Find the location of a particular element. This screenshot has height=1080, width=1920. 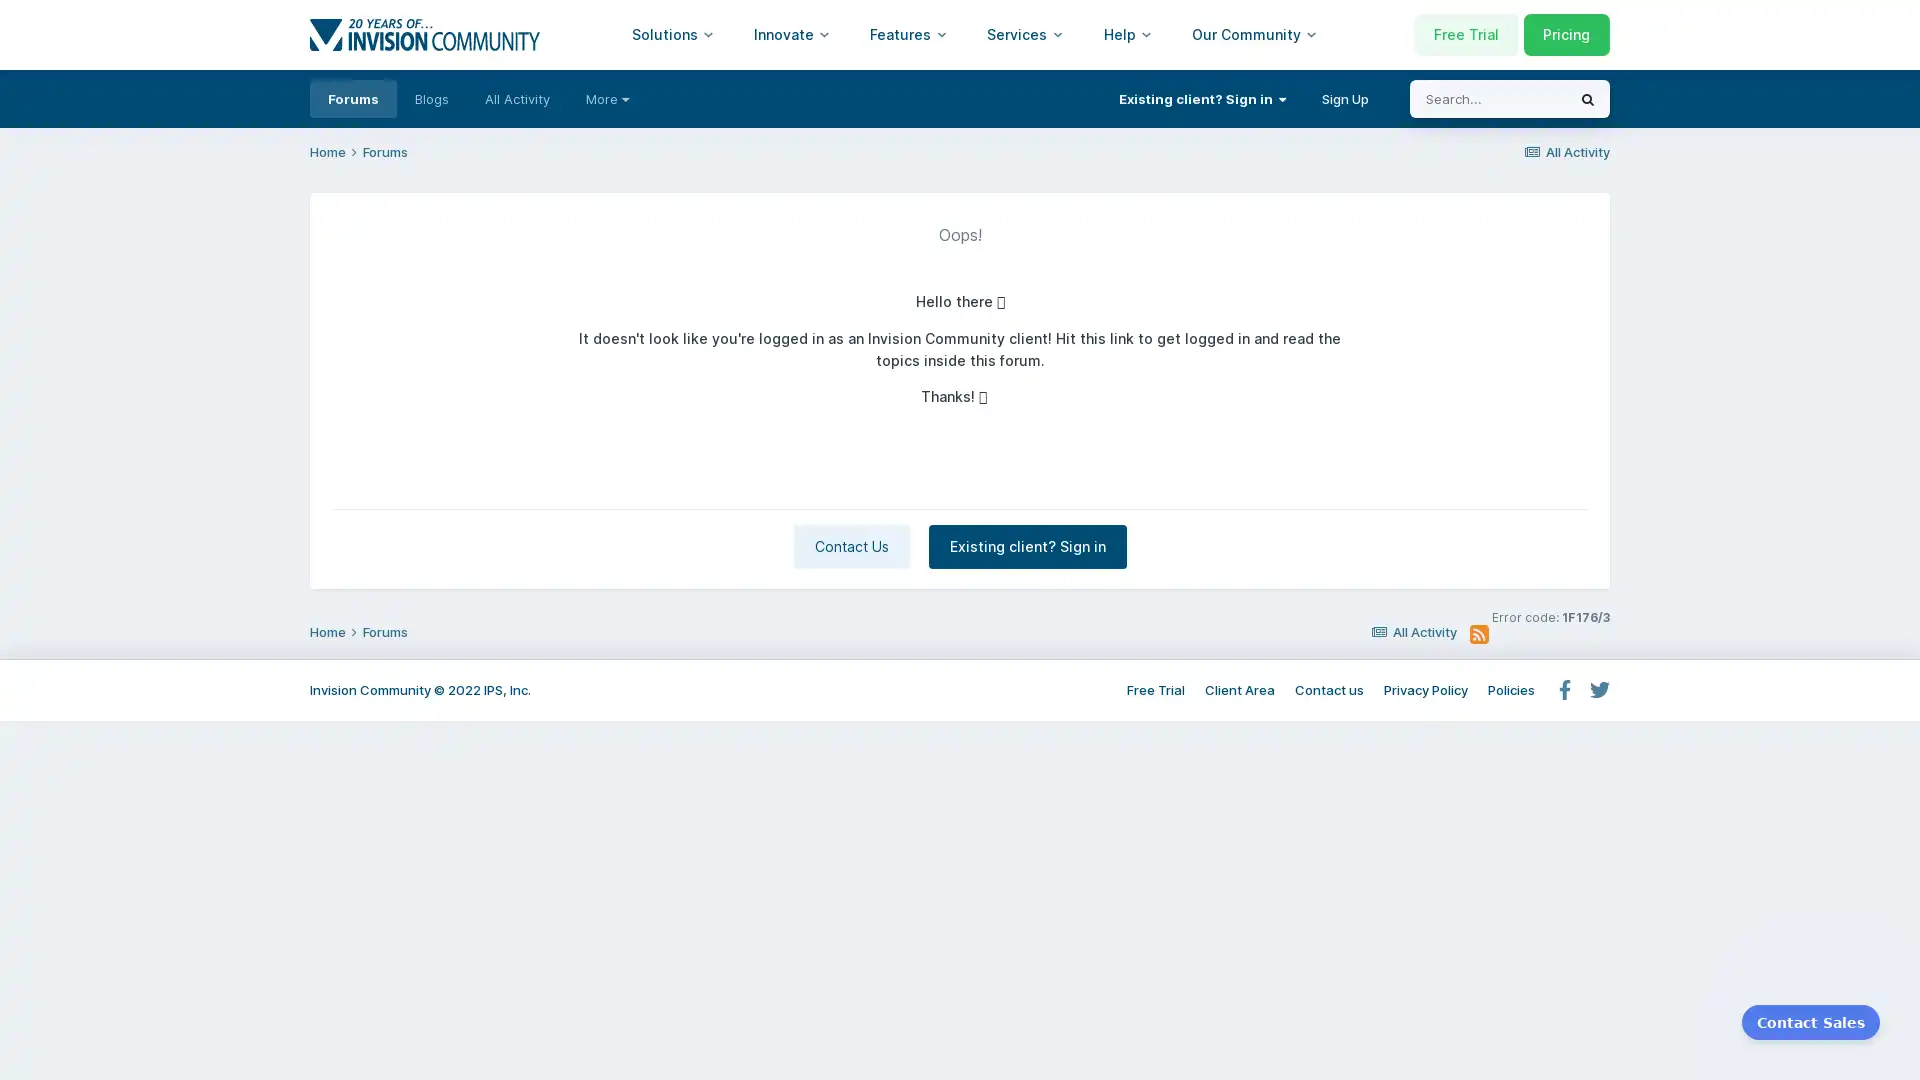

Solutions is located at coordinates (672, 34).